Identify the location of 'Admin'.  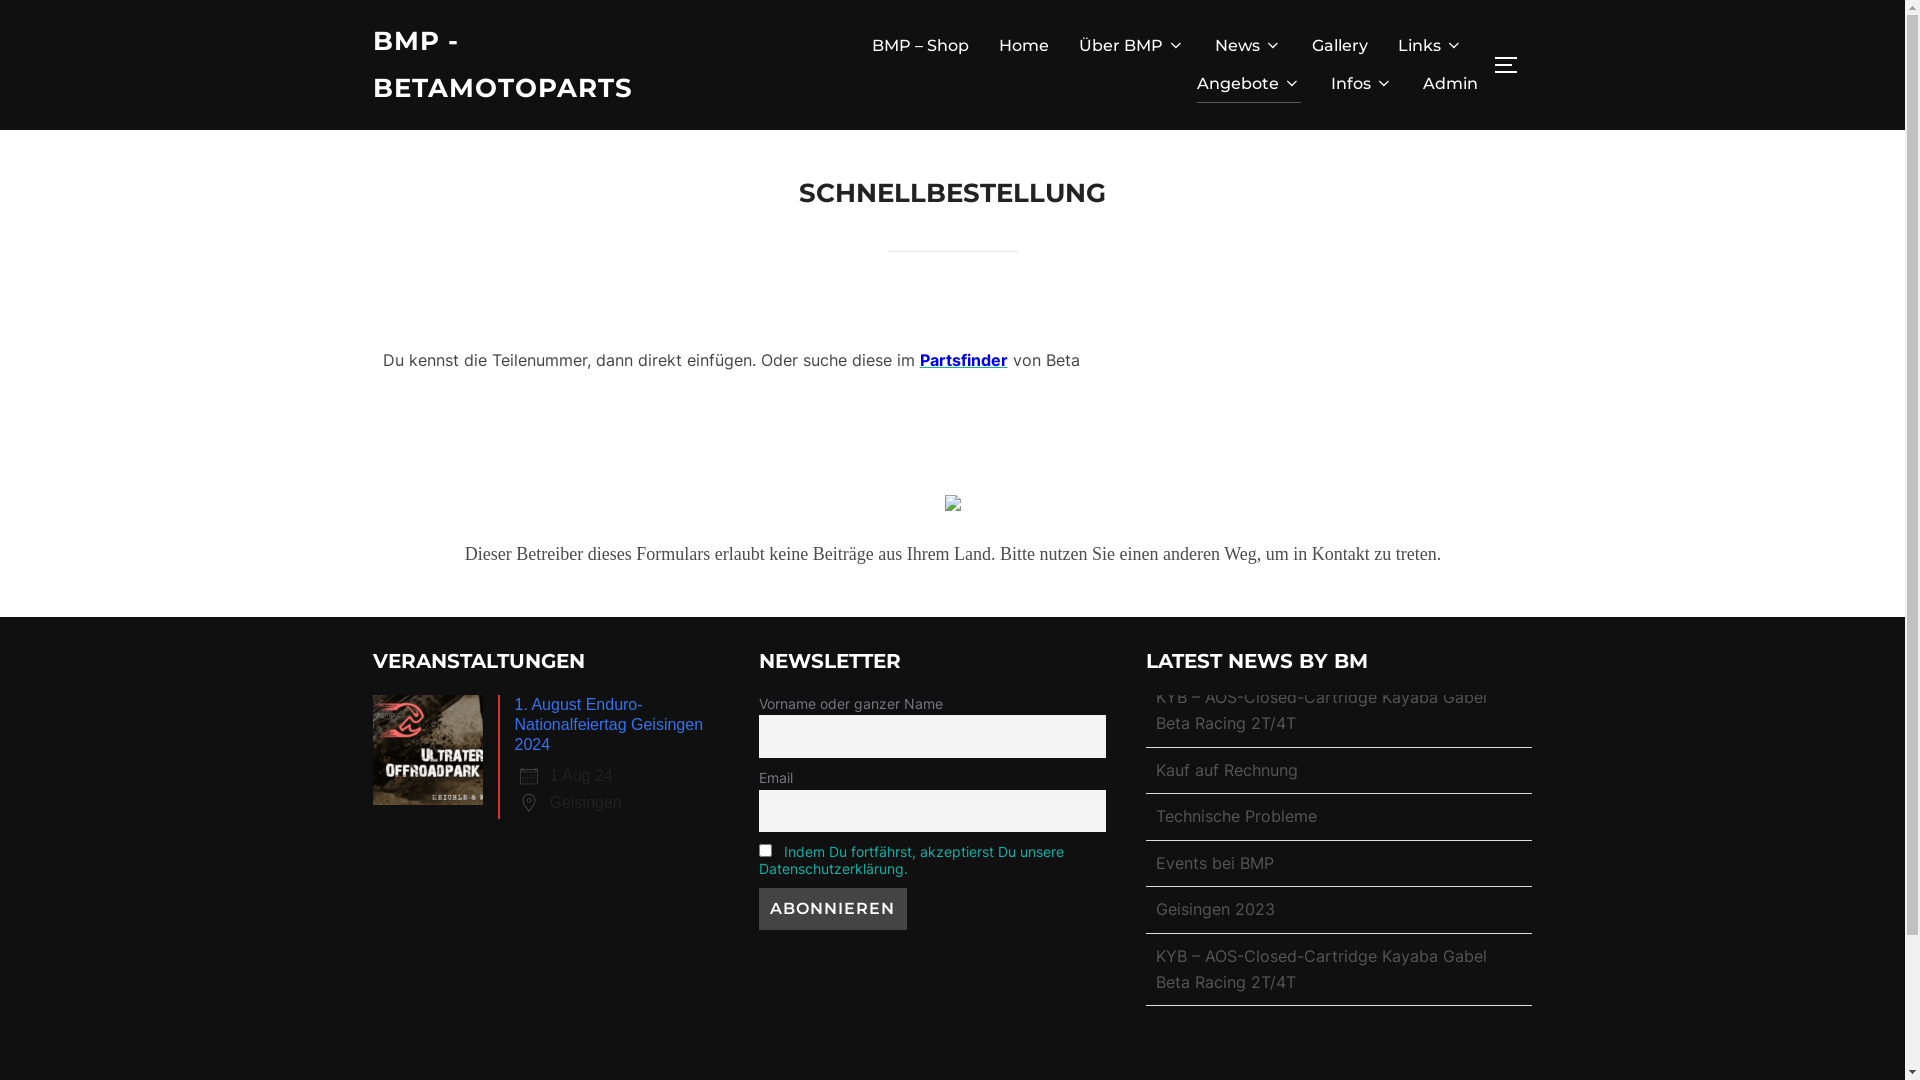
(1449, 83).